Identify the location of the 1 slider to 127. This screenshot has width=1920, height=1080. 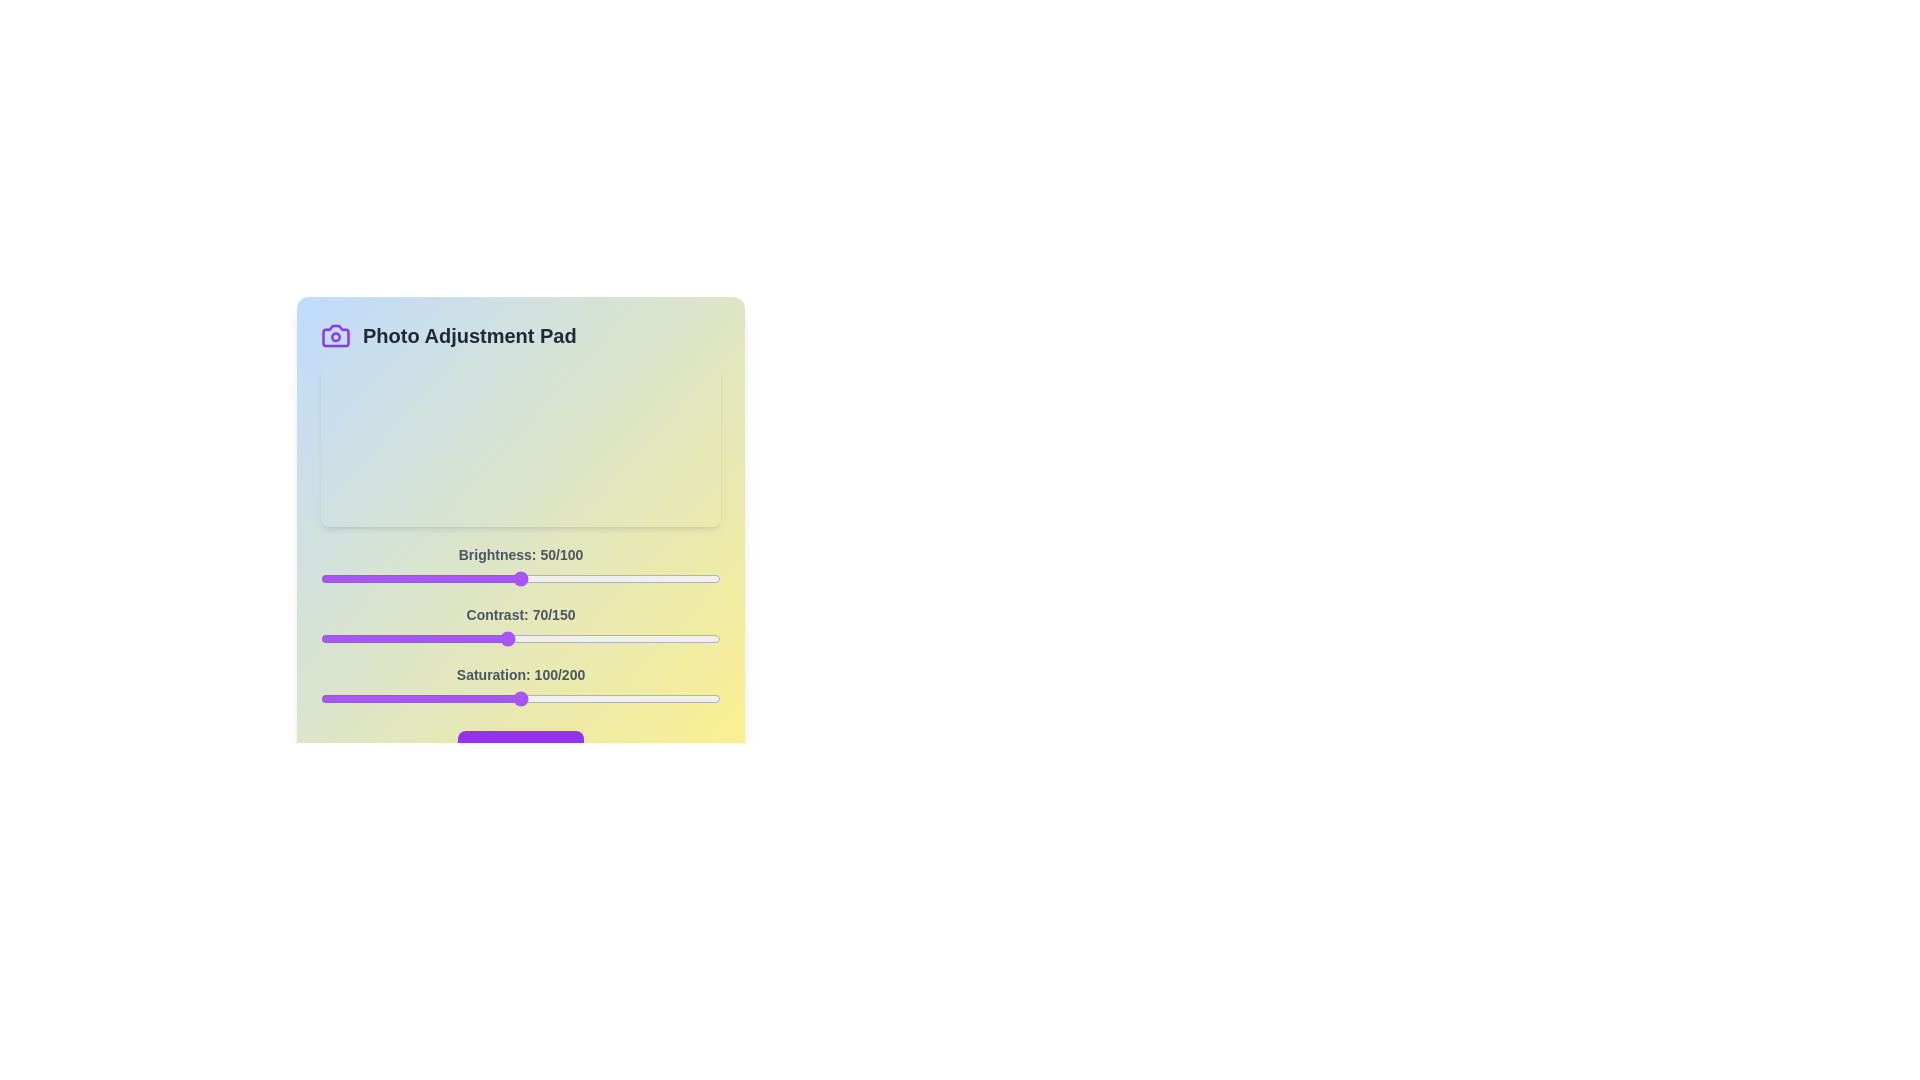
(659, 639).